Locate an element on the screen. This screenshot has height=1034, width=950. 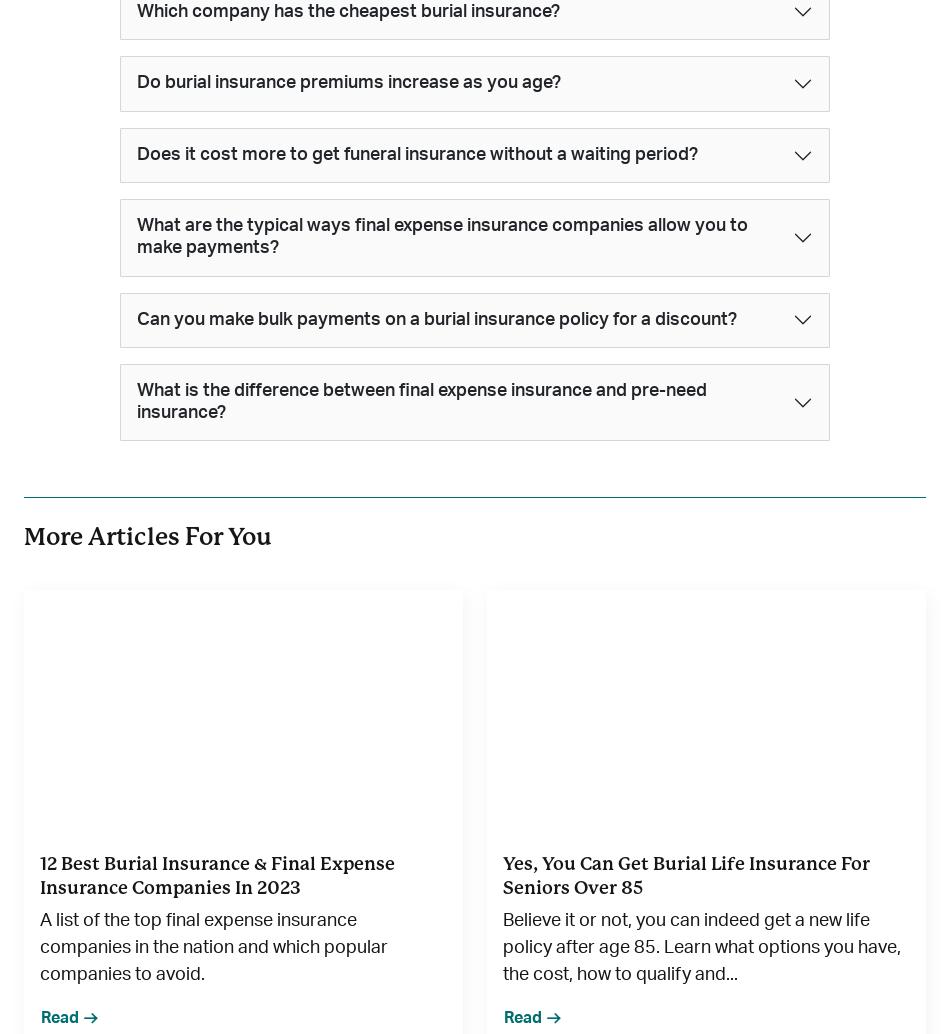
'What is the difference between final expense insurance and pre-need insurance?' is located at coordinates (420, 400).